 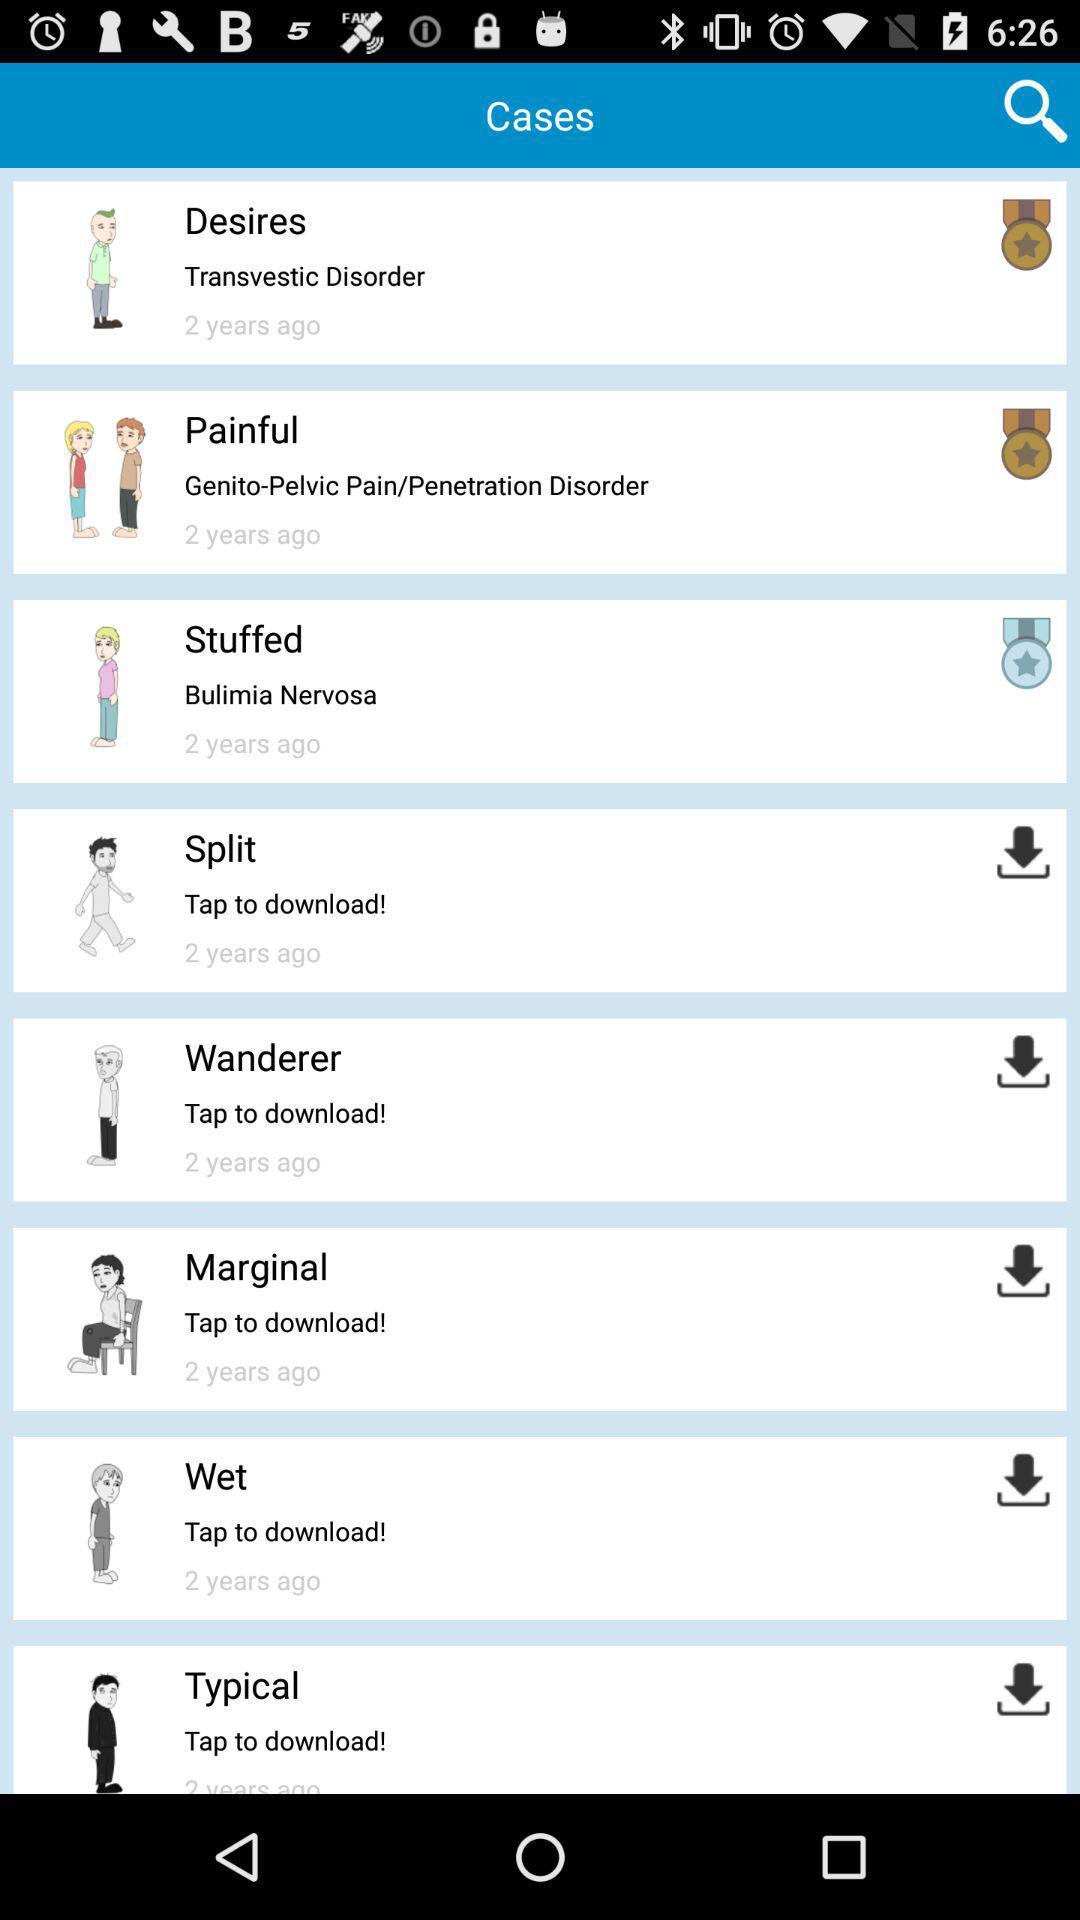 I want to click on the painful, so click(x=240, y=427).